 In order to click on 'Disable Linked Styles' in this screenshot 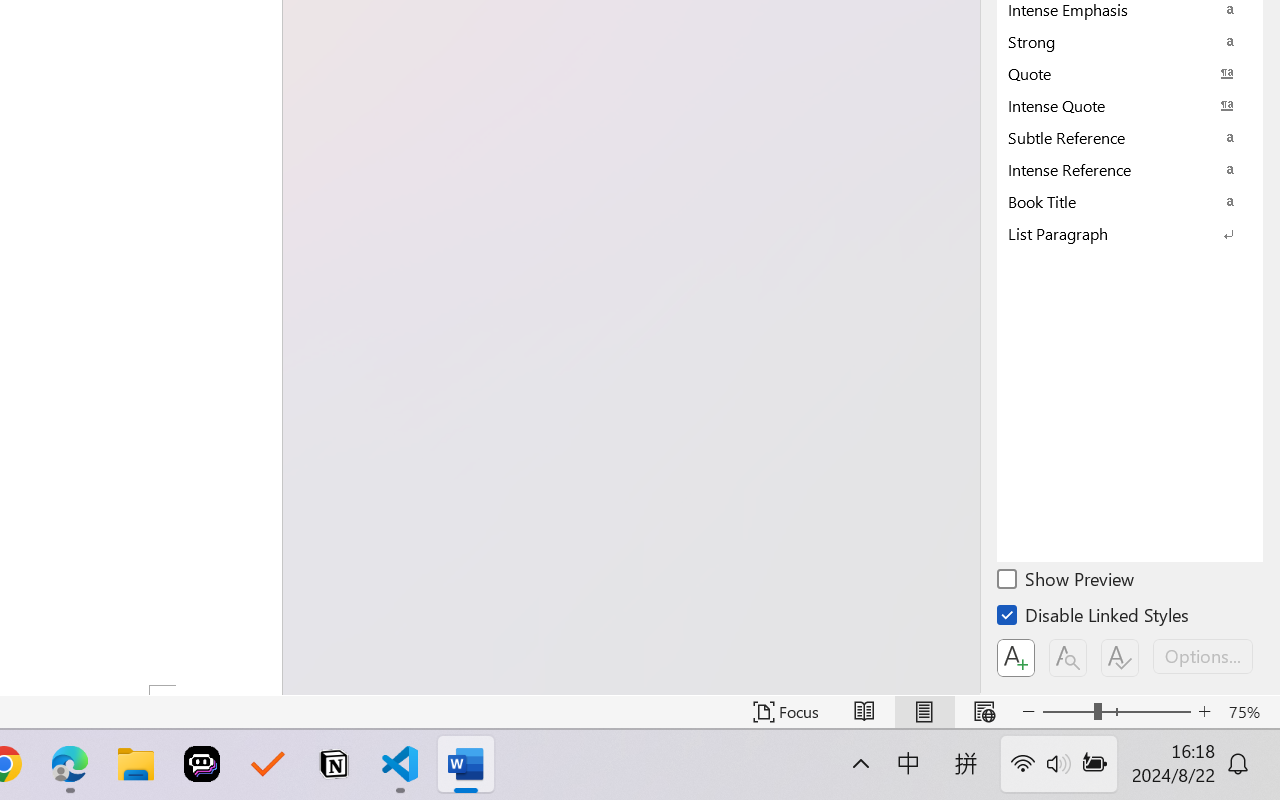, I will do `click(1094, 618)`.